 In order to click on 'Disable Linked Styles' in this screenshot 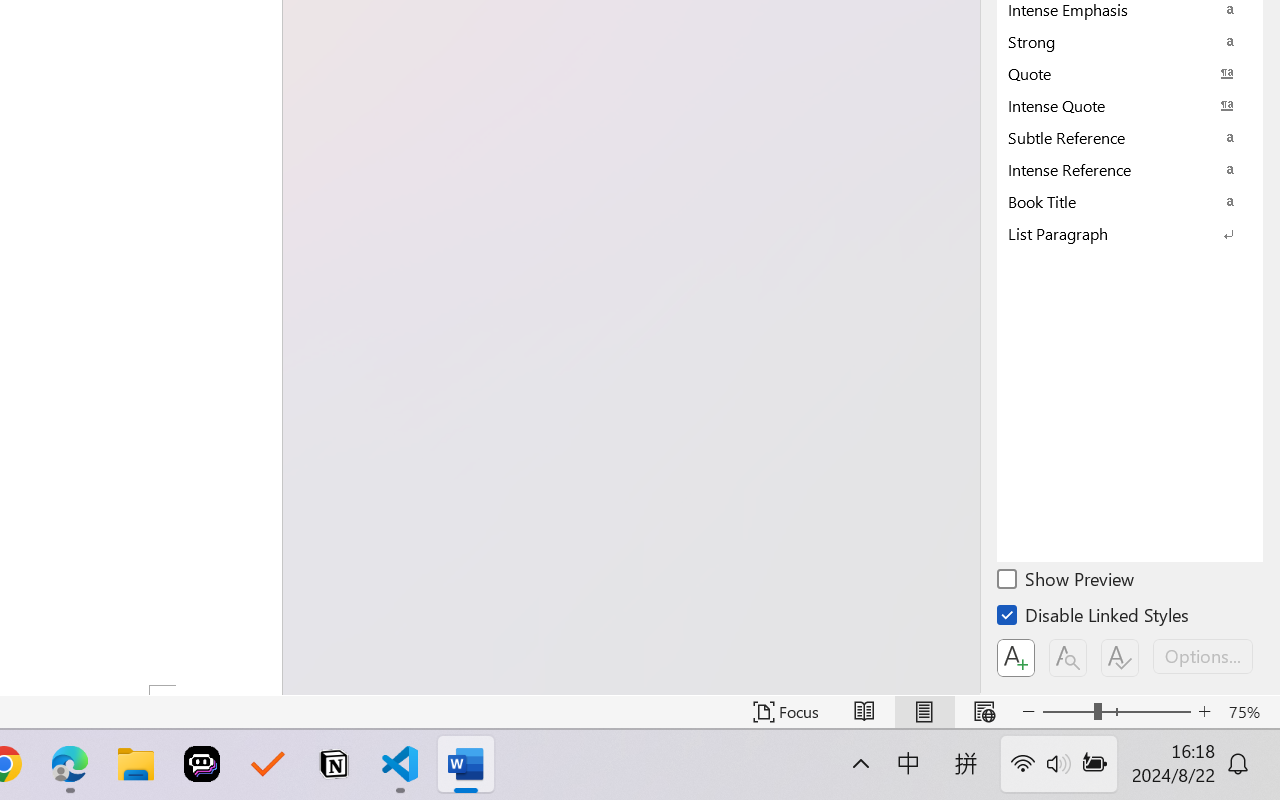, I will do `click(1094, 618)`.